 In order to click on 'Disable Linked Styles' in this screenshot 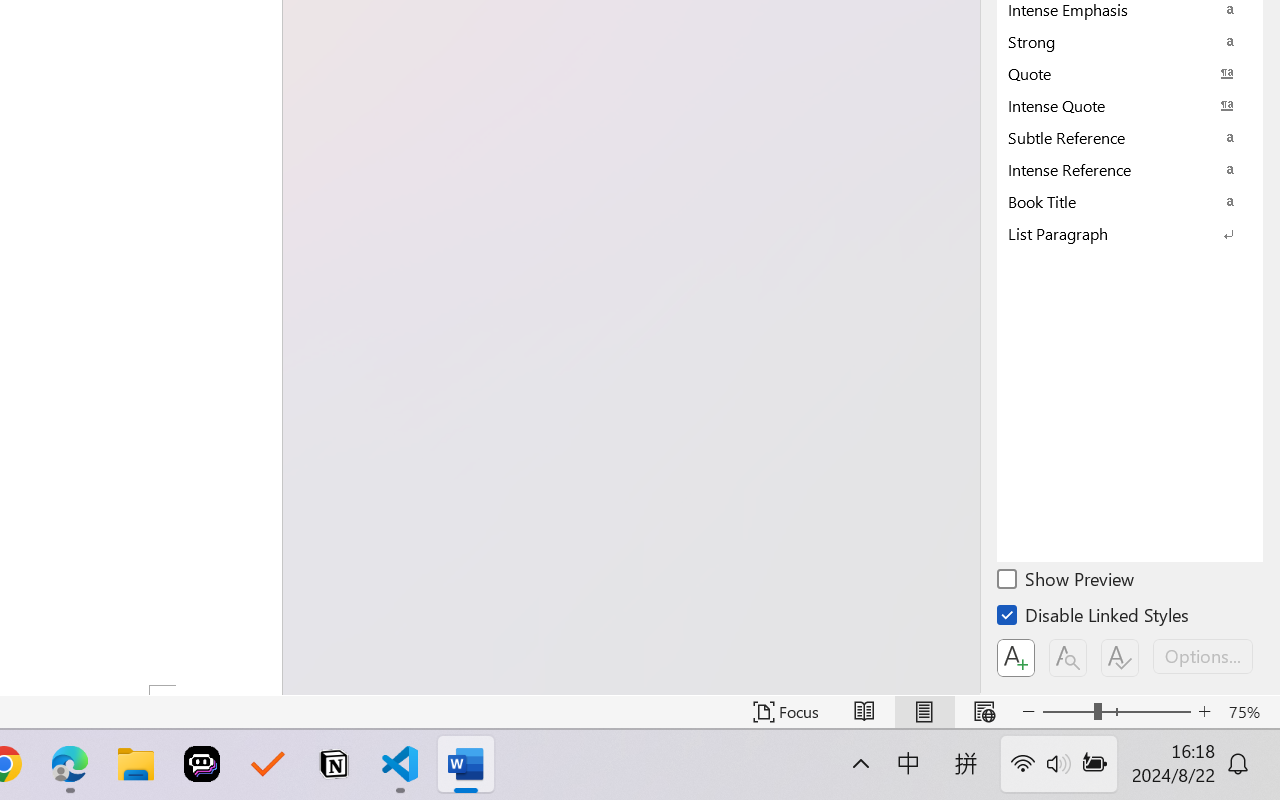, I will do `click(1094, 618)`.